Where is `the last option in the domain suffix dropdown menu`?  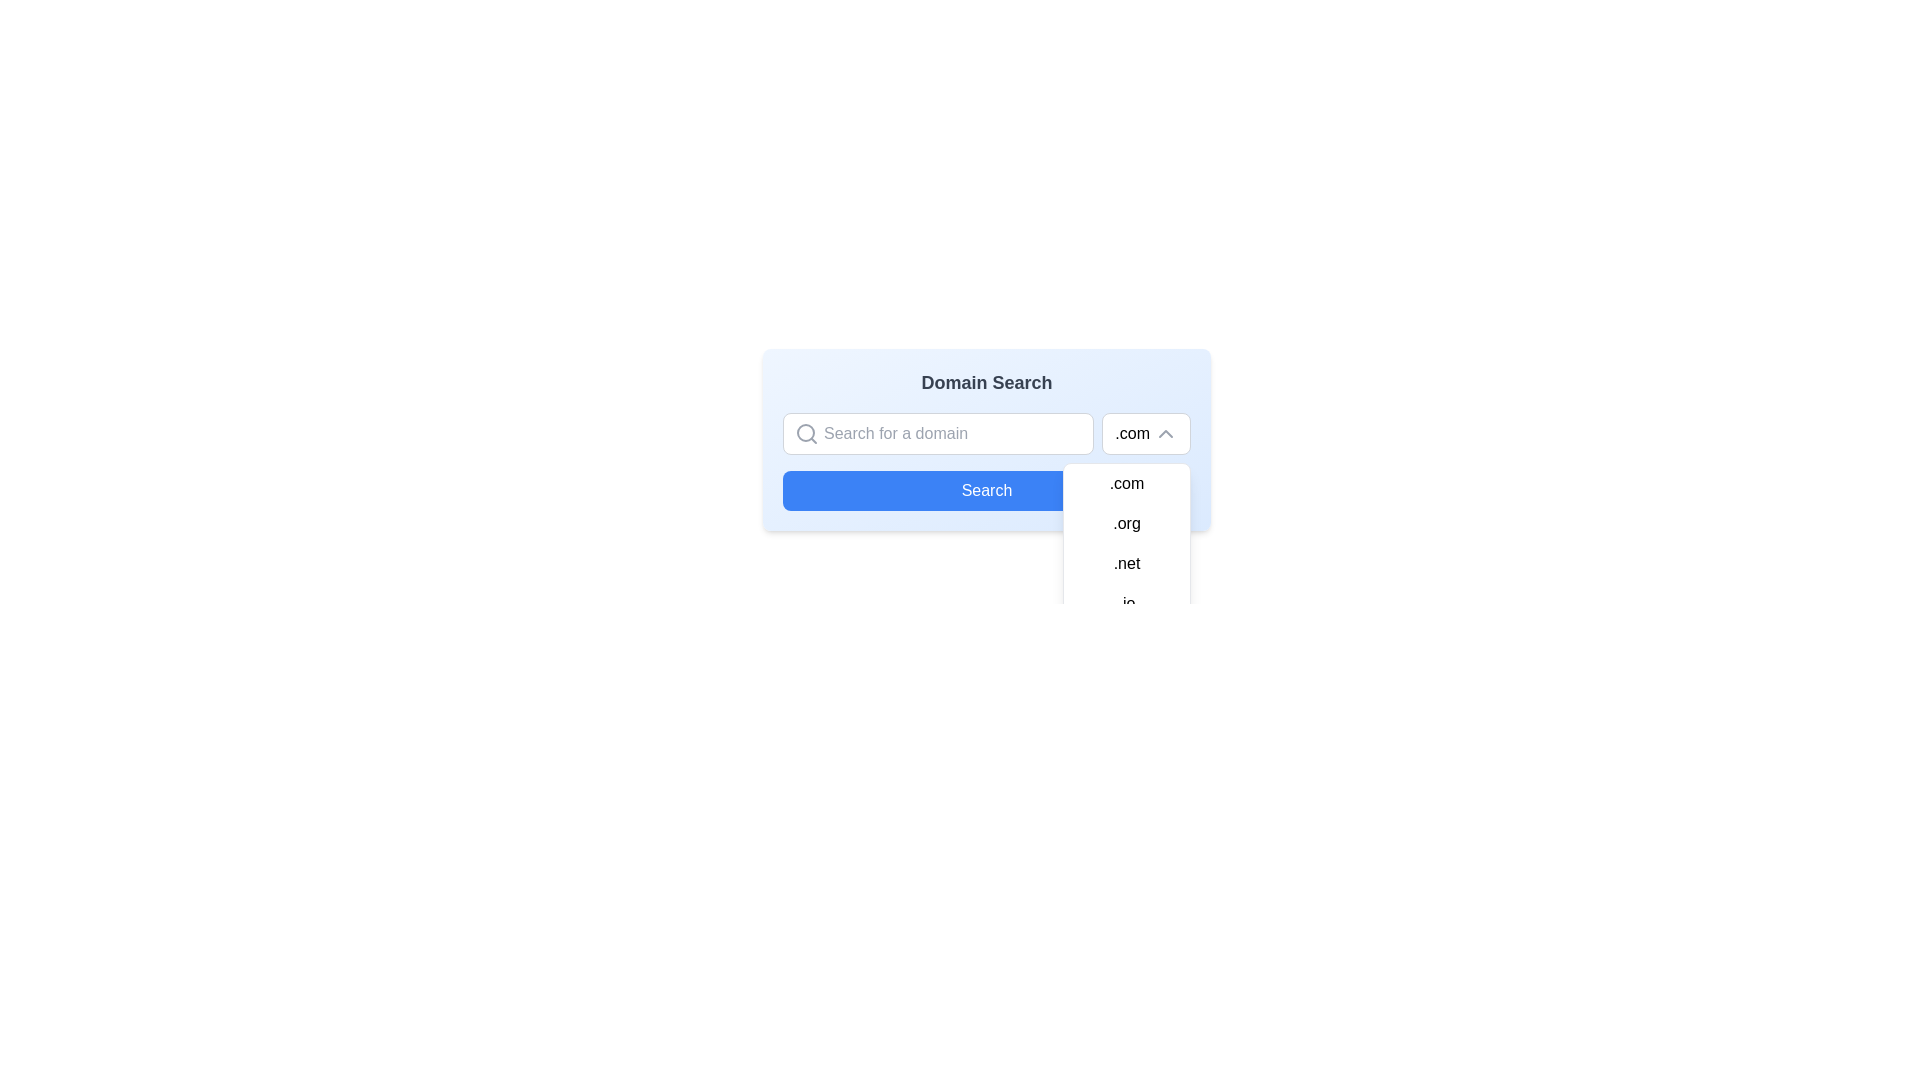
the last option in the domain suffix dropdown menu is located at coordinates (1127, 603).